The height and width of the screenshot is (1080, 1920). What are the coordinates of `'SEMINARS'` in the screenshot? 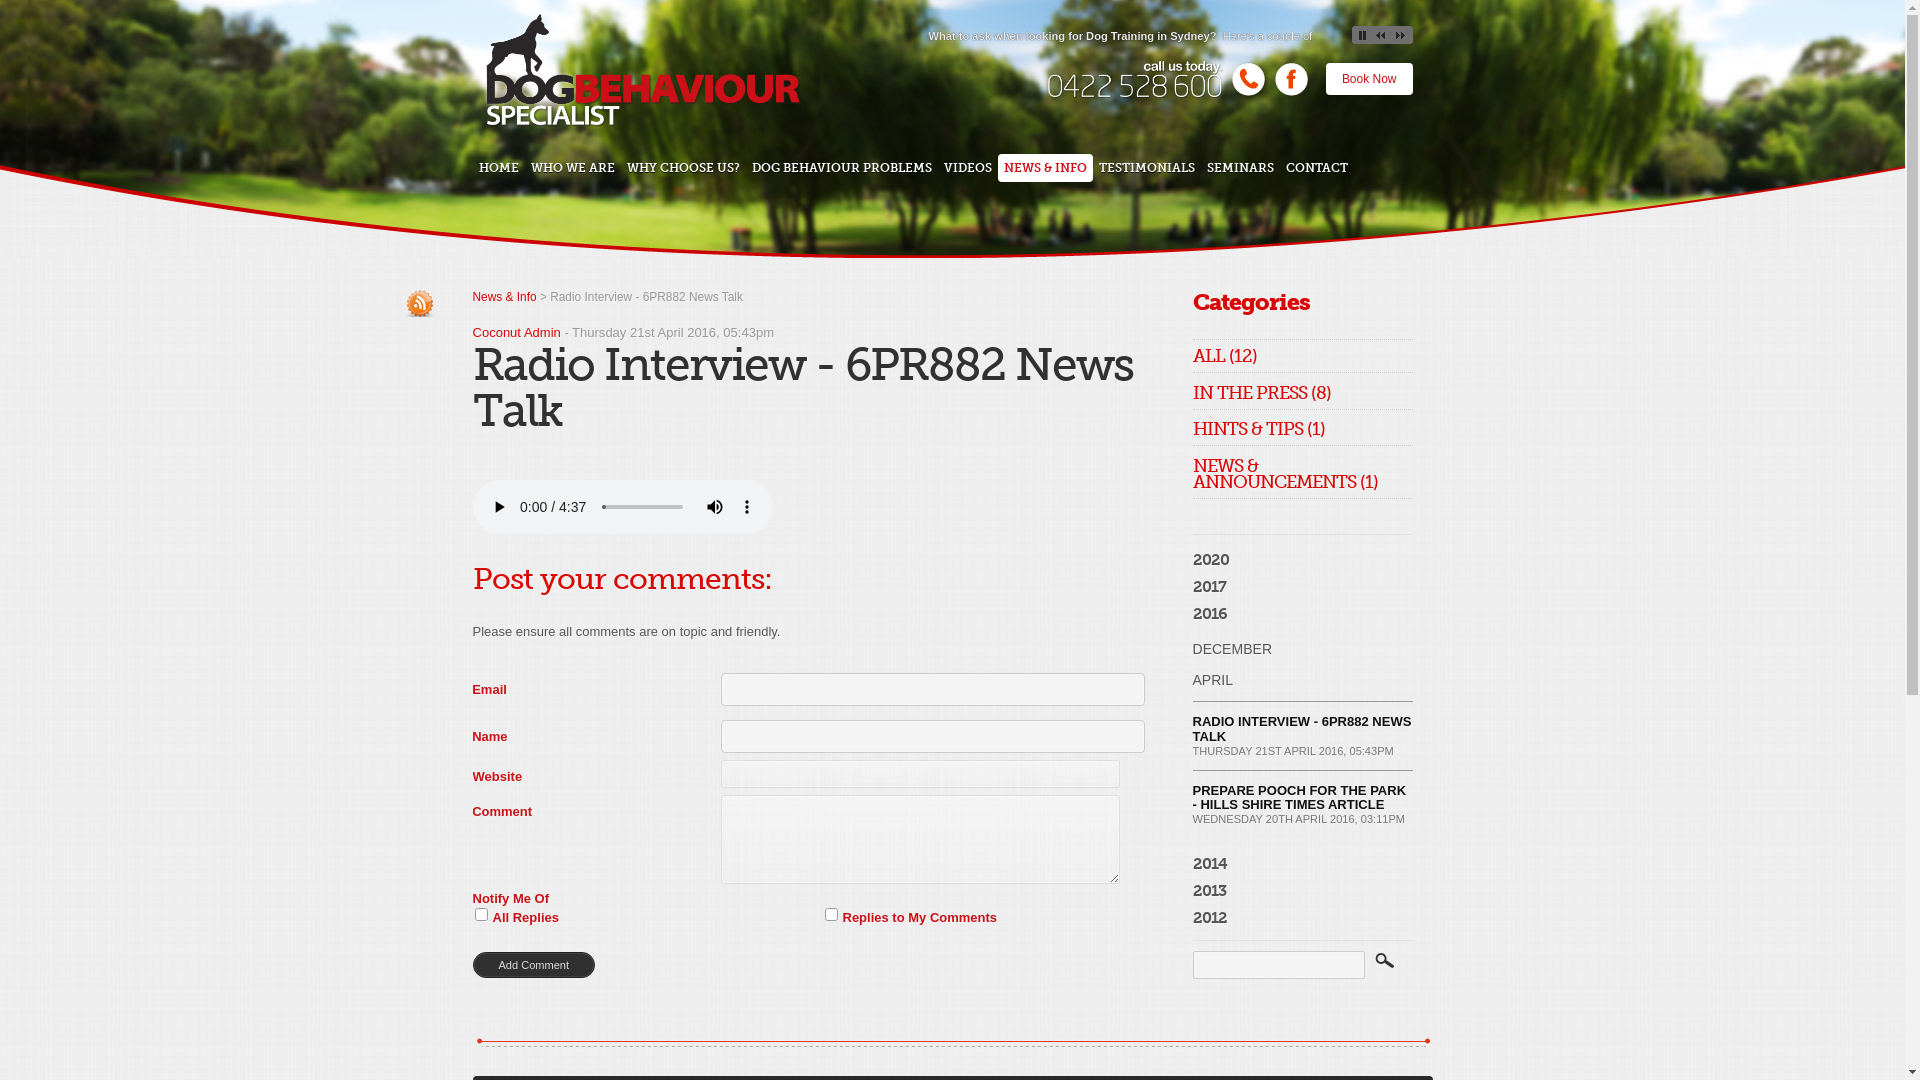 It's located at (1239, 167).